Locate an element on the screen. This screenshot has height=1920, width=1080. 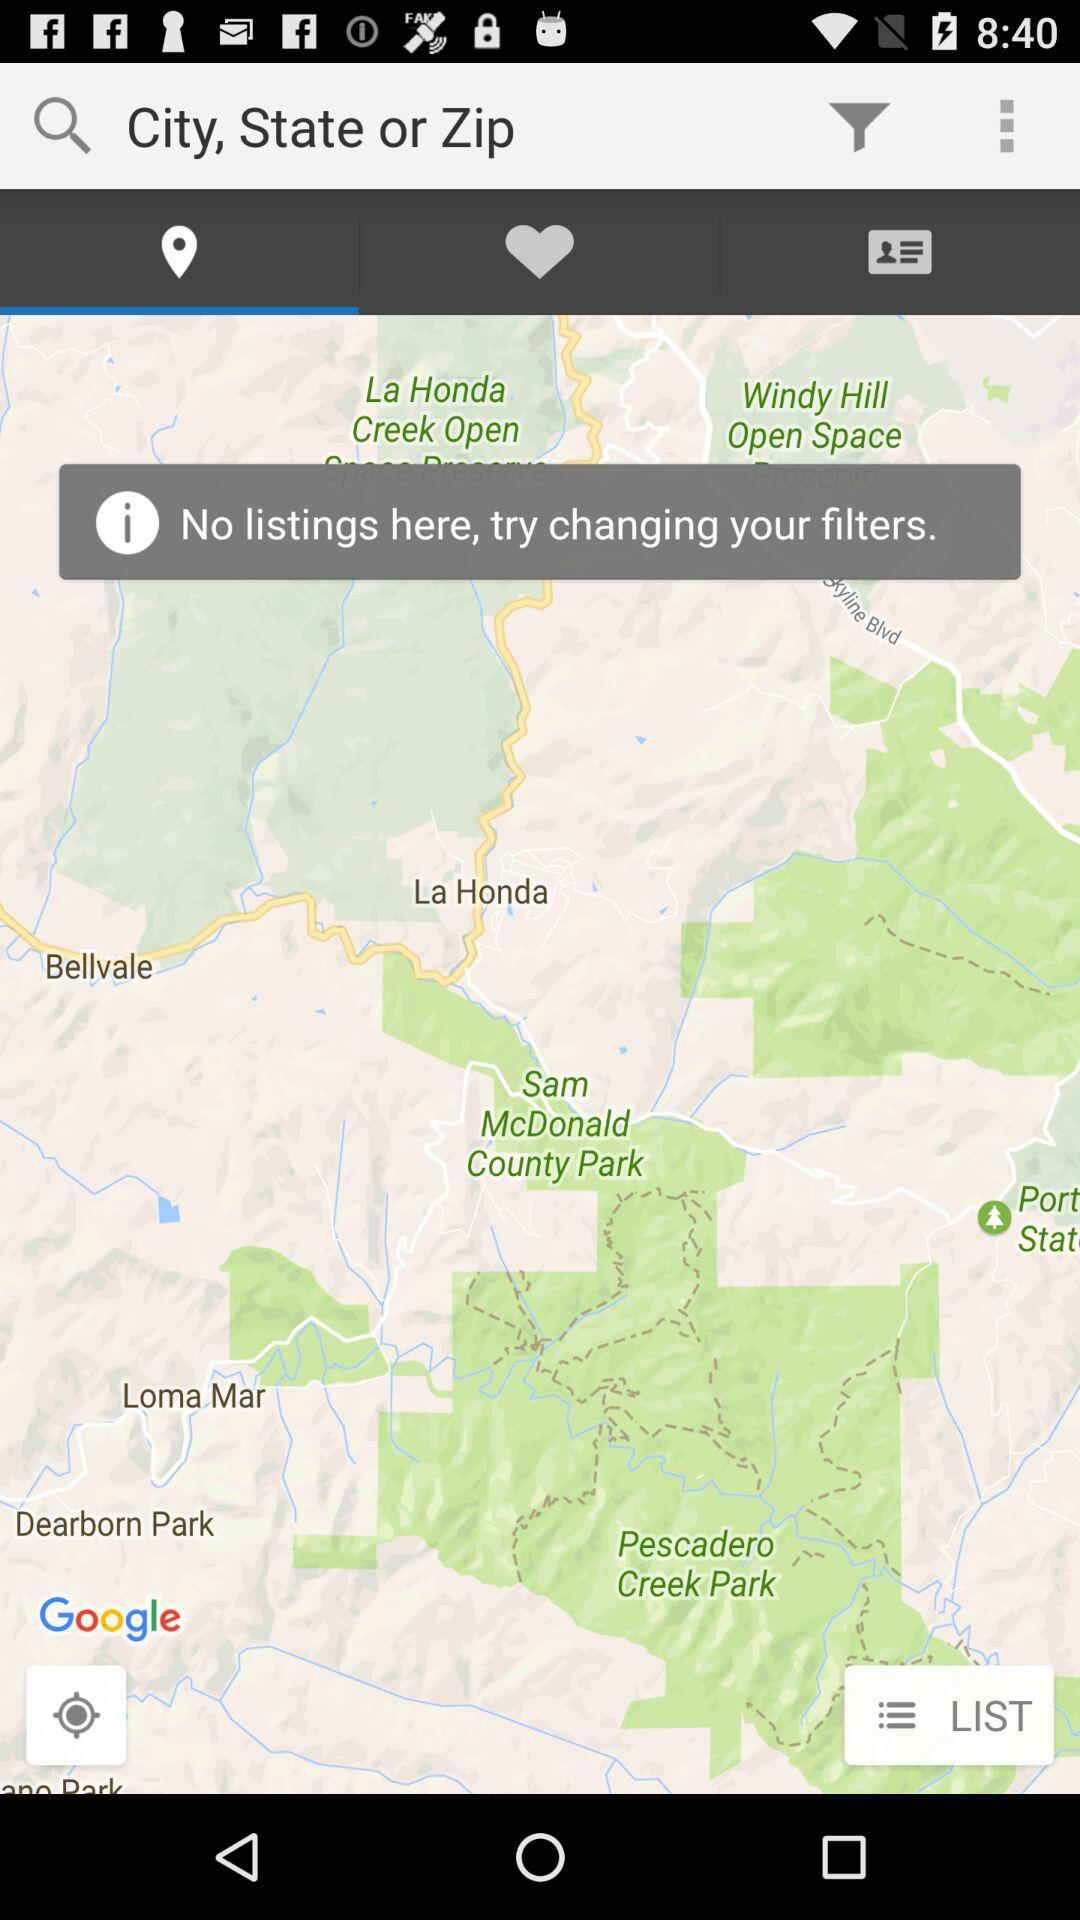
icon at the center is located at coordinates (540, 1053).